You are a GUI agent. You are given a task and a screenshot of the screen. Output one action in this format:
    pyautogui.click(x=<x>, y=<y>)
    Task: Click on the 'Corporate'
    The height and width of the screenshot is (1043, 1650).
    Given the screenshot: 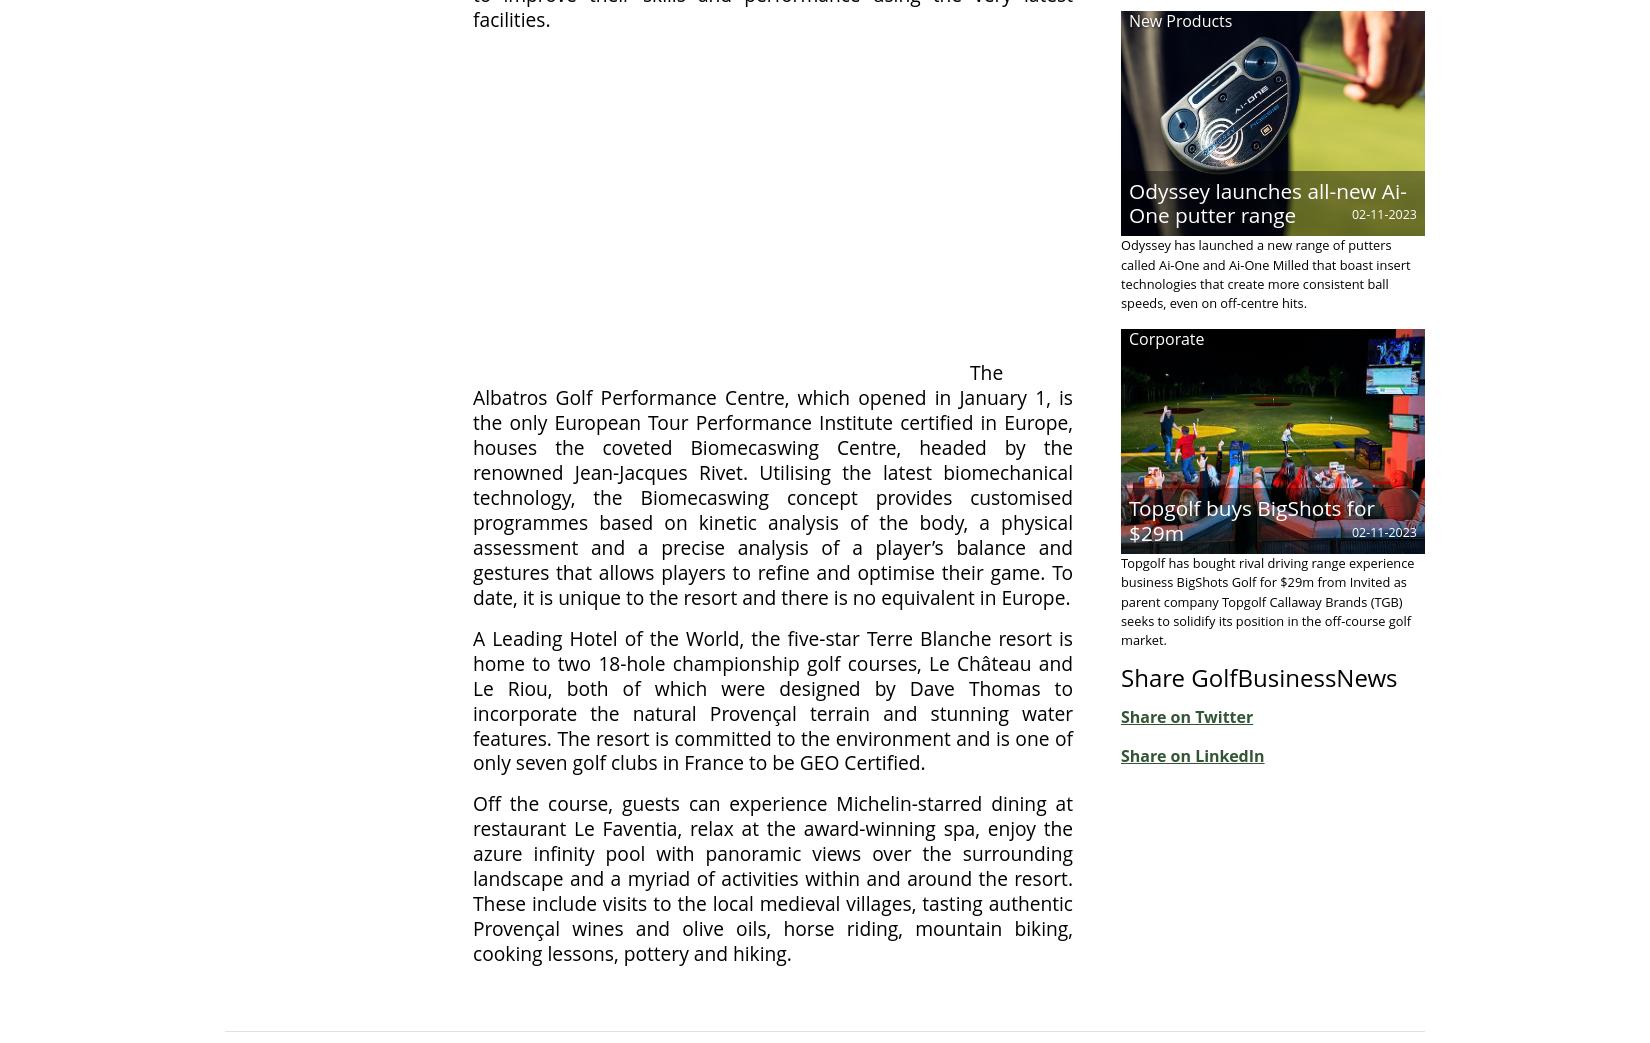 What is the action you would take?
    pyautogui.click(x=1166, y=337)
    